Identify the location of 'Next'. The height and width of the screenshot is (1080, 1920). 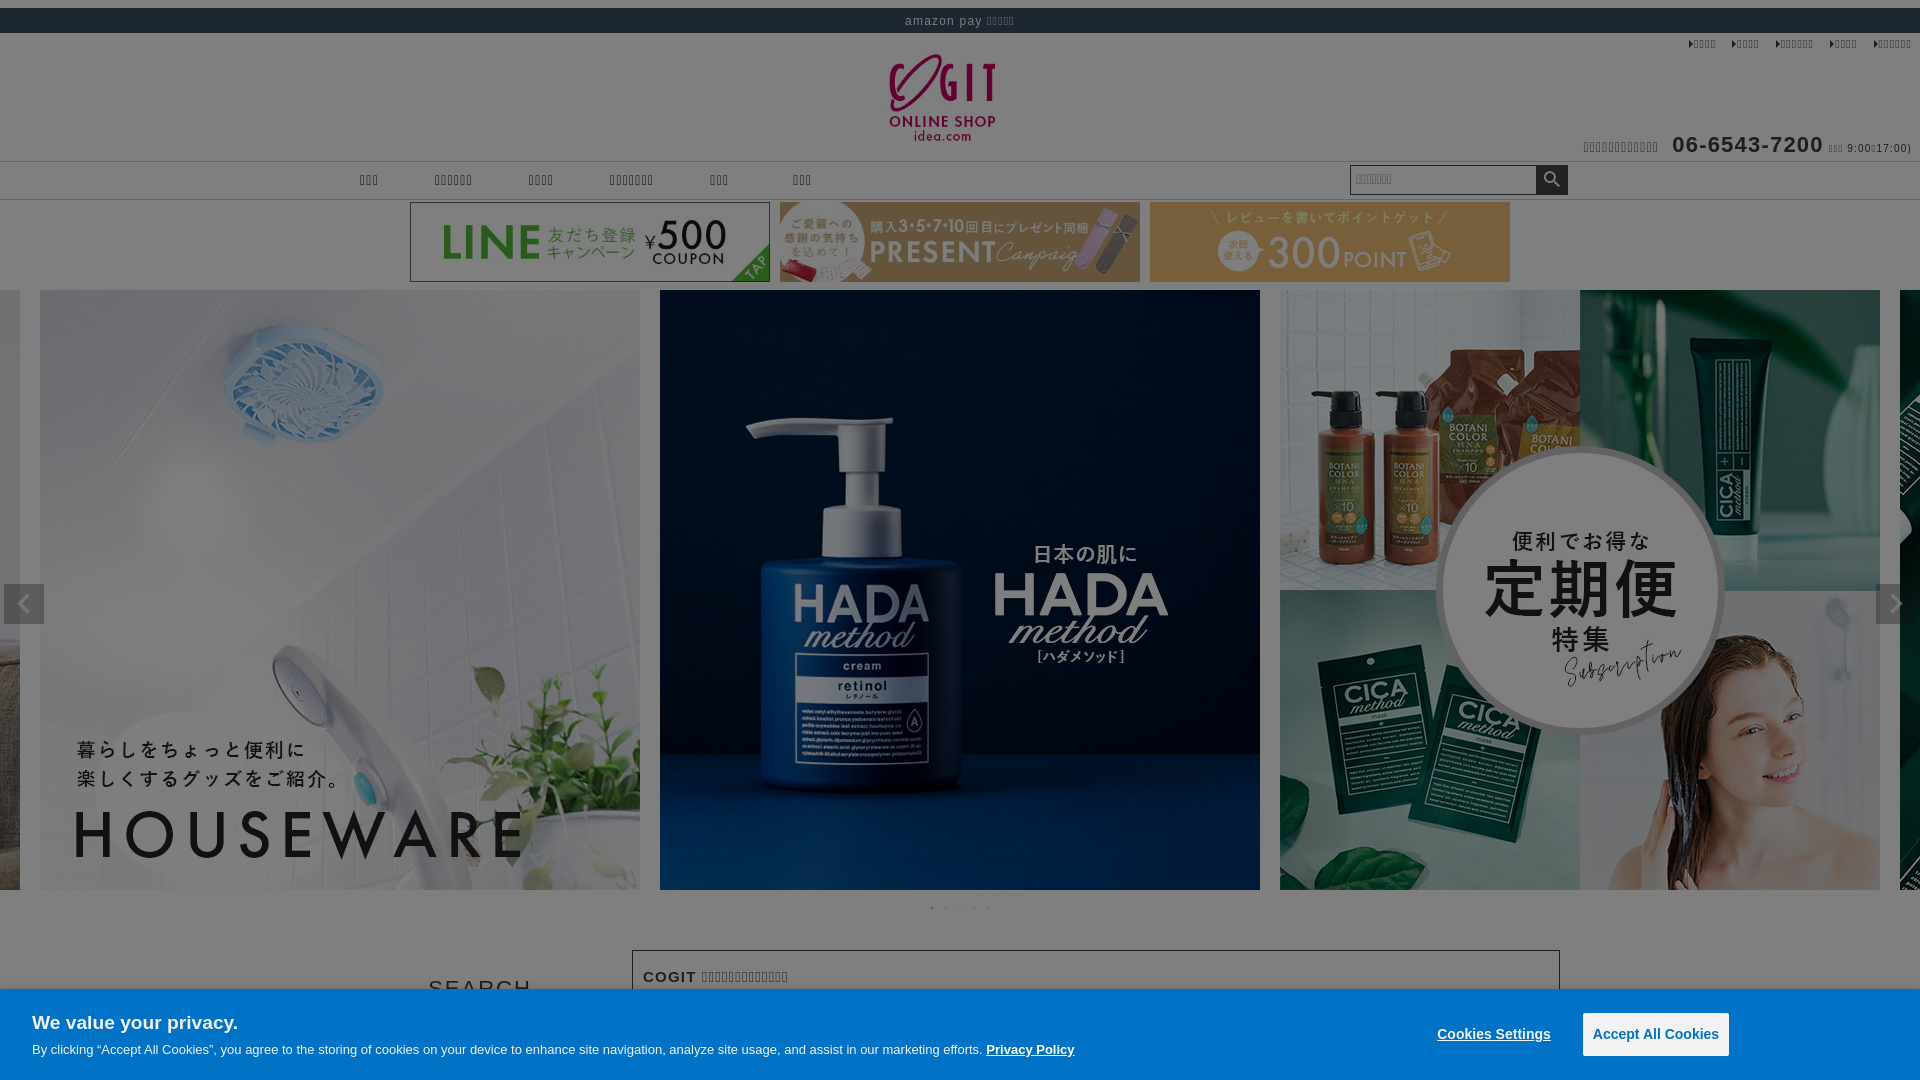
(1895, 603).